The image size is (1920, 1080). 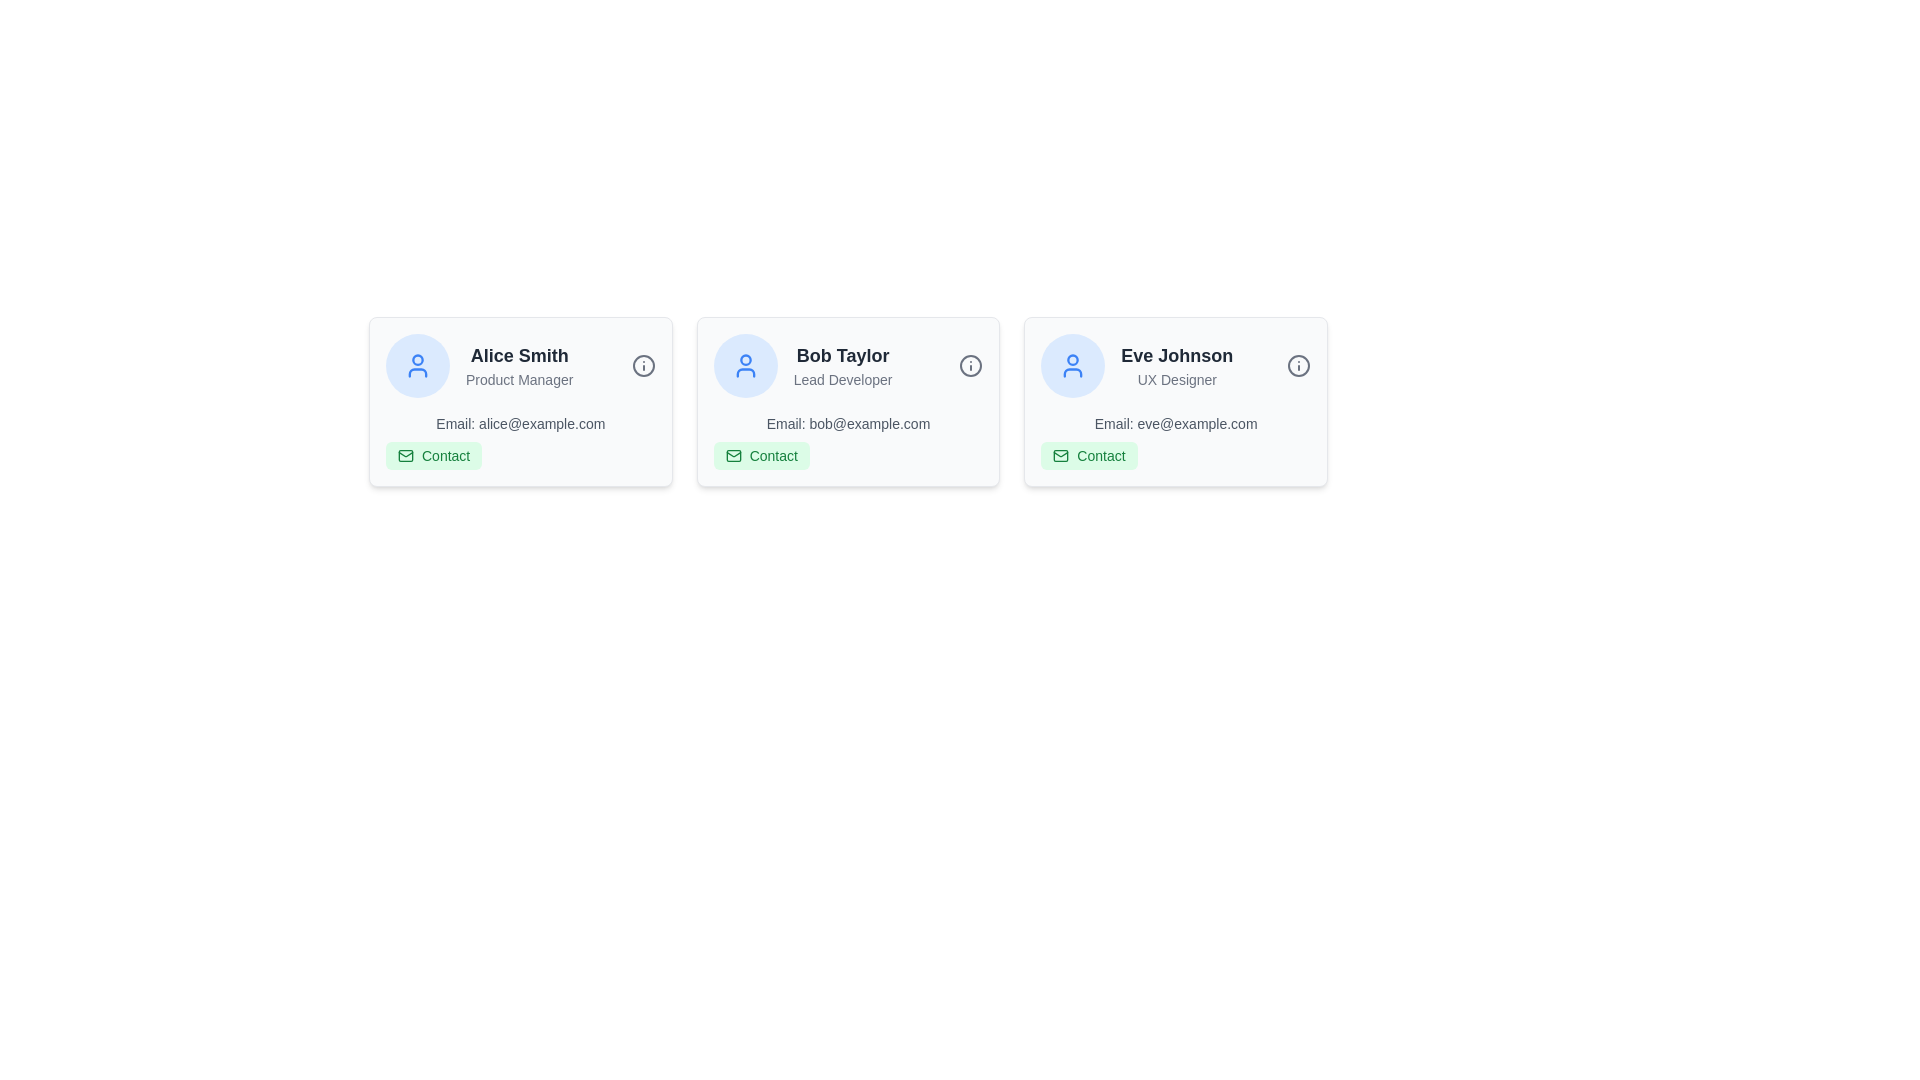 I want to click on profile information displayed on the first profile card located at the top left of the layout grid, so click(x=520, y=401).